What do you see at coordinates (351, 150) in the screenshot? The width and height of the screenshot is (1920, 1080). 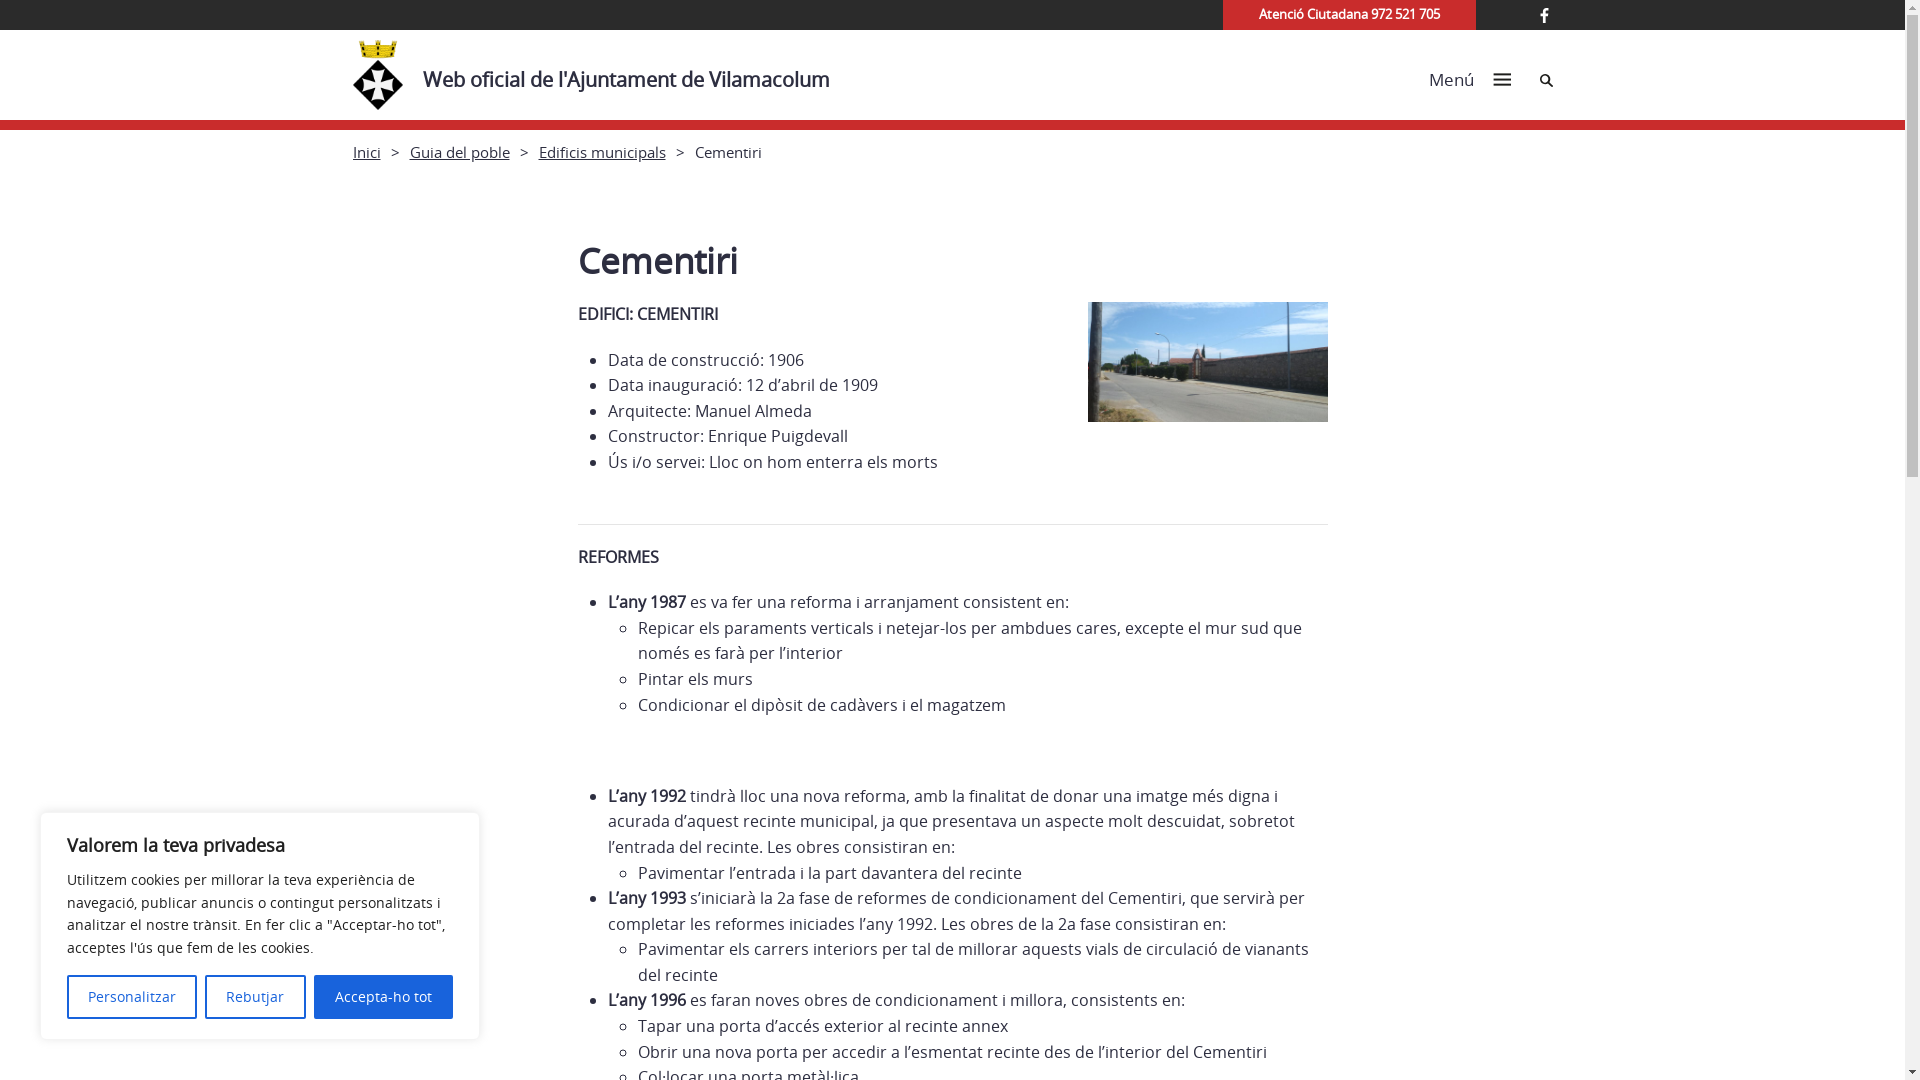 I see `'Inici'` at bounding box center [351, 150].